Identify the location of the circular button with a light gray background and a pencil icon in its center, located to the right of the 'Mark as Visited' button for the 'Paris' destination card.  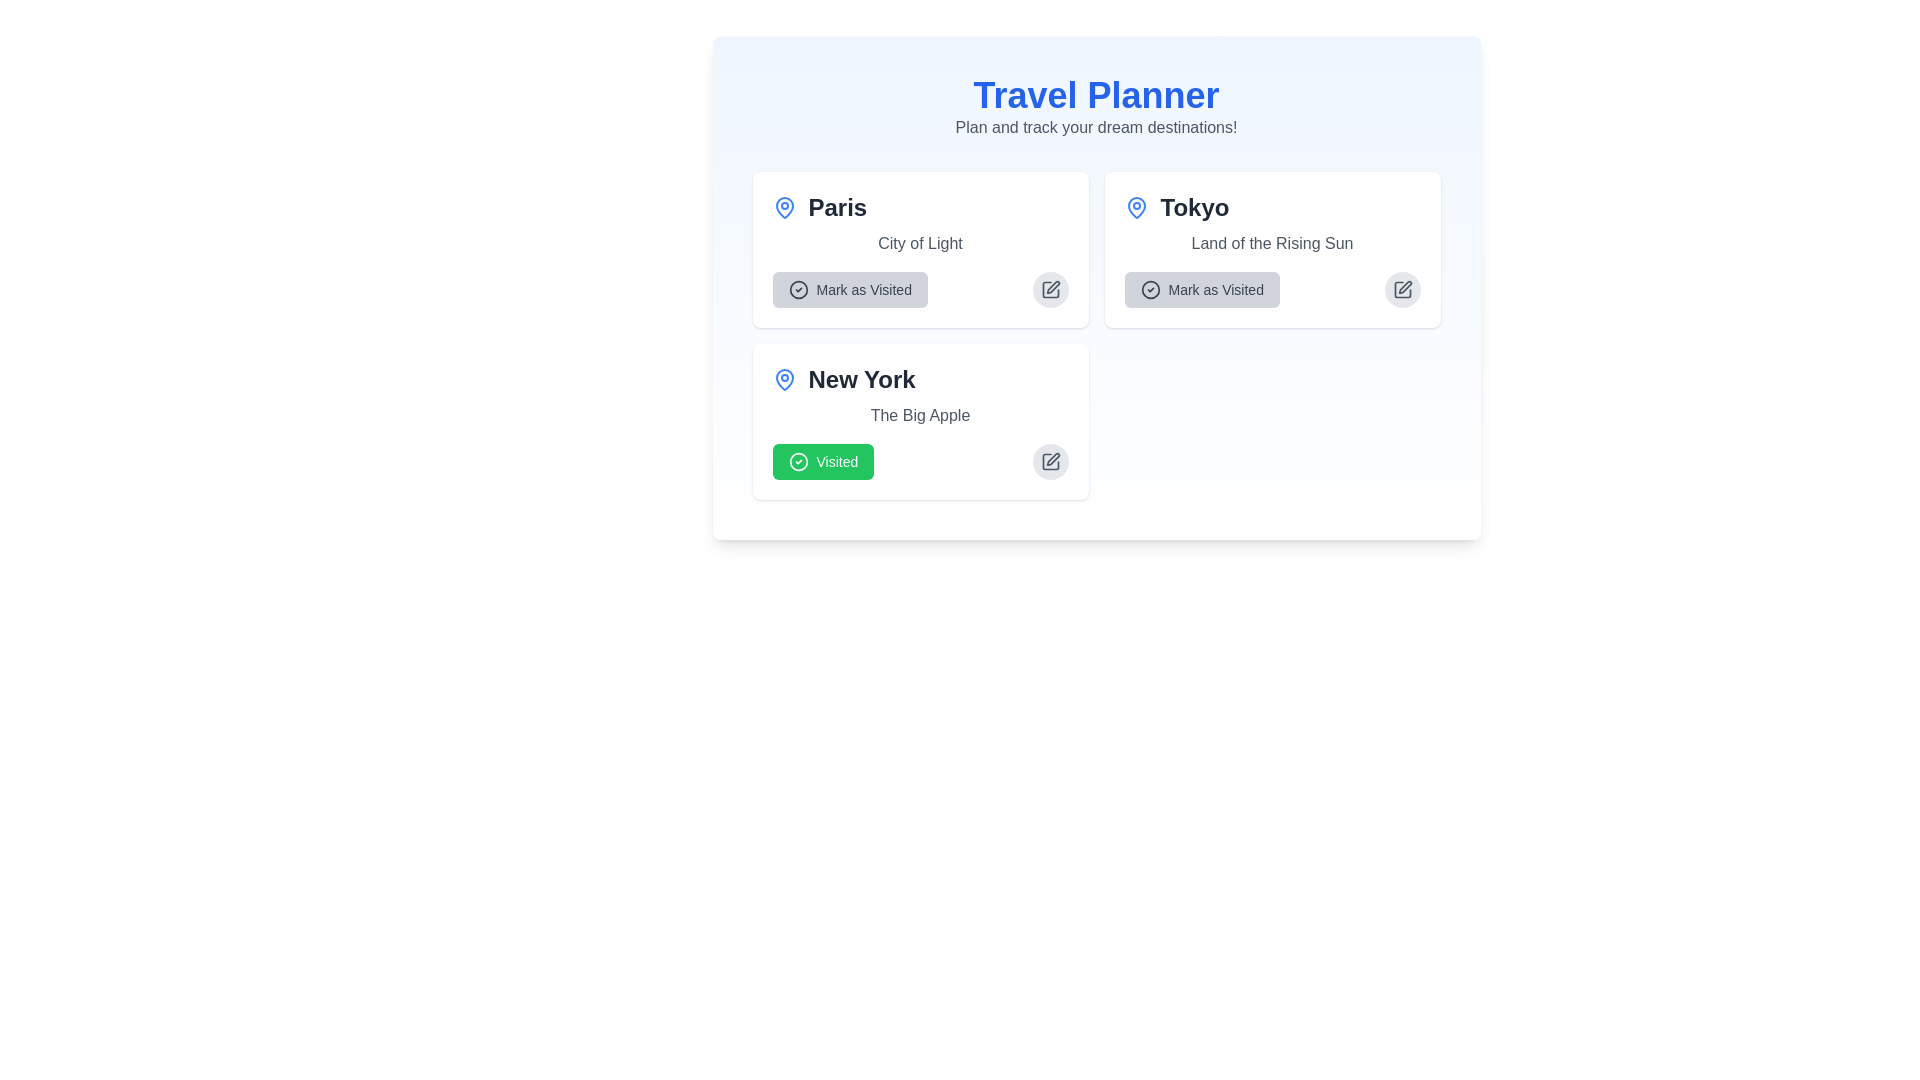
(1049, 289).